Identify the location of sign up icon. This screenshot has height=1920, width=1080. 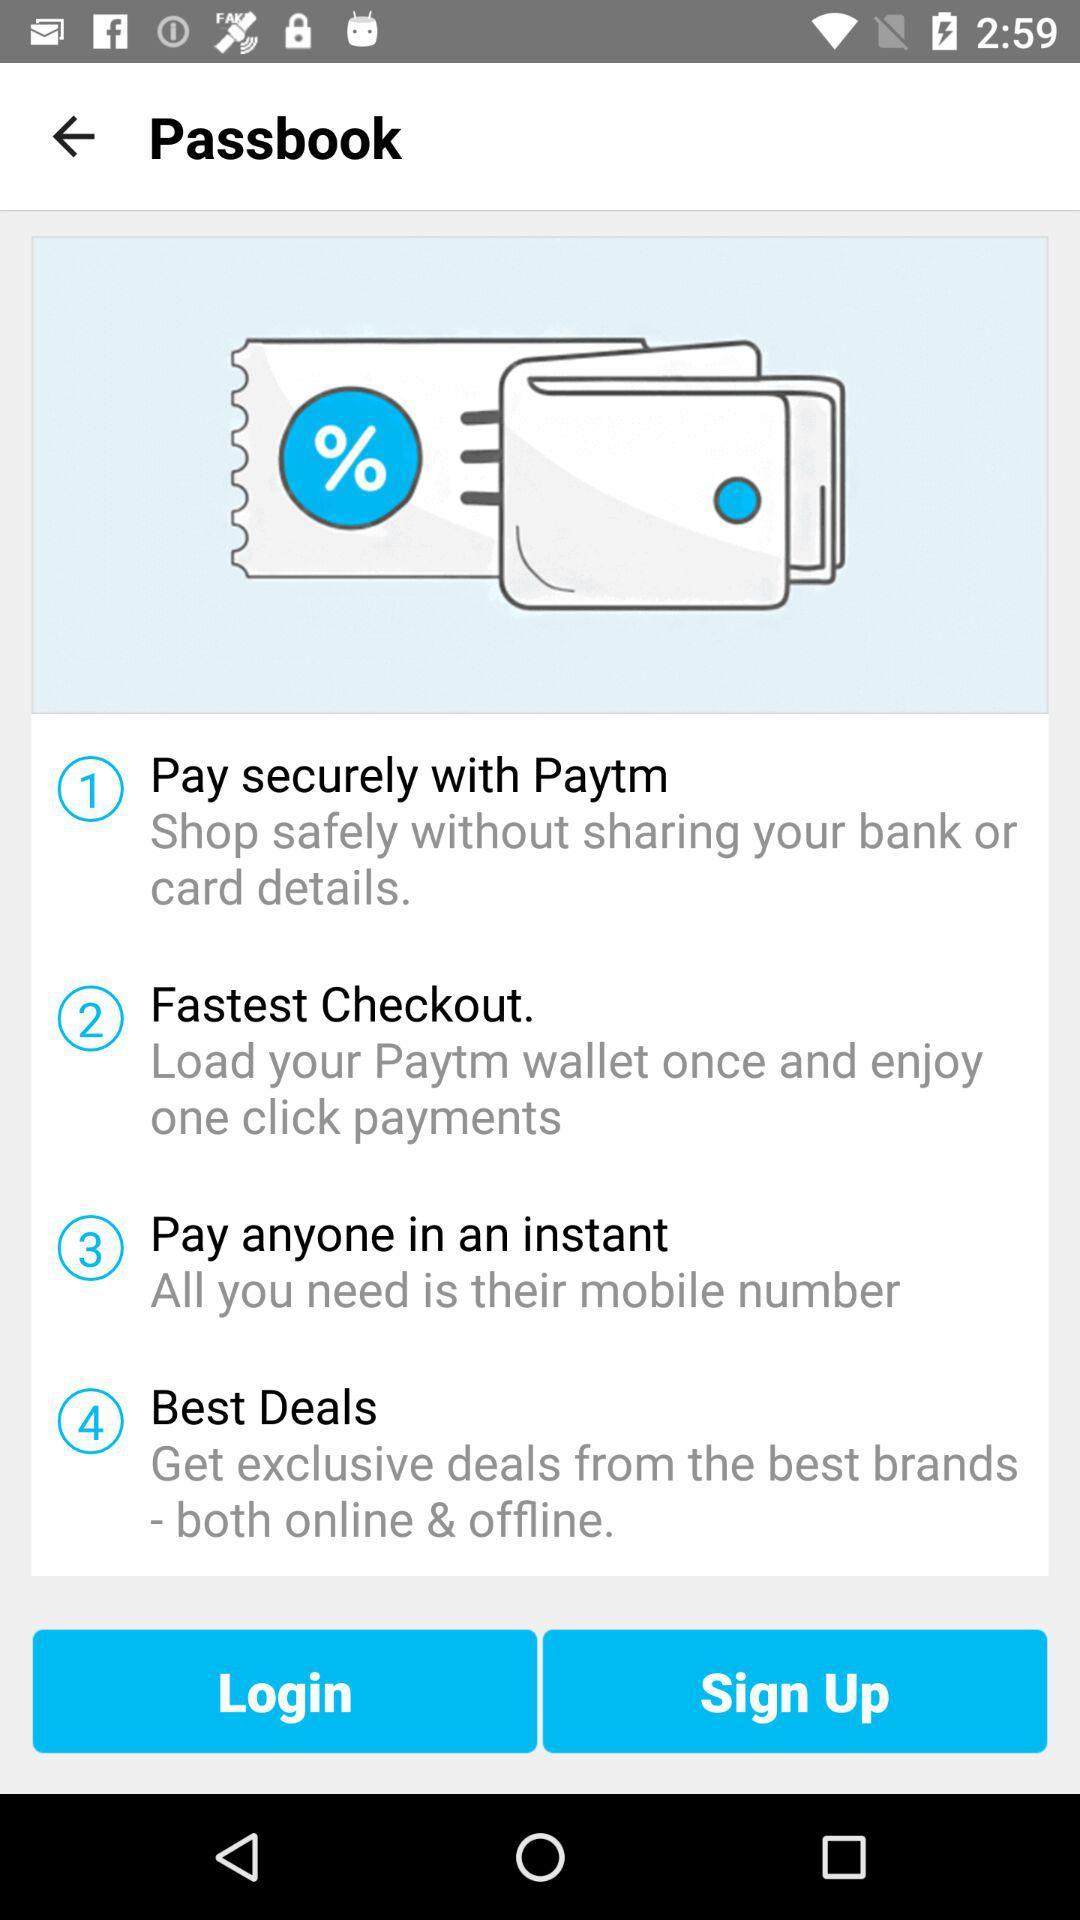
(793, 1690).